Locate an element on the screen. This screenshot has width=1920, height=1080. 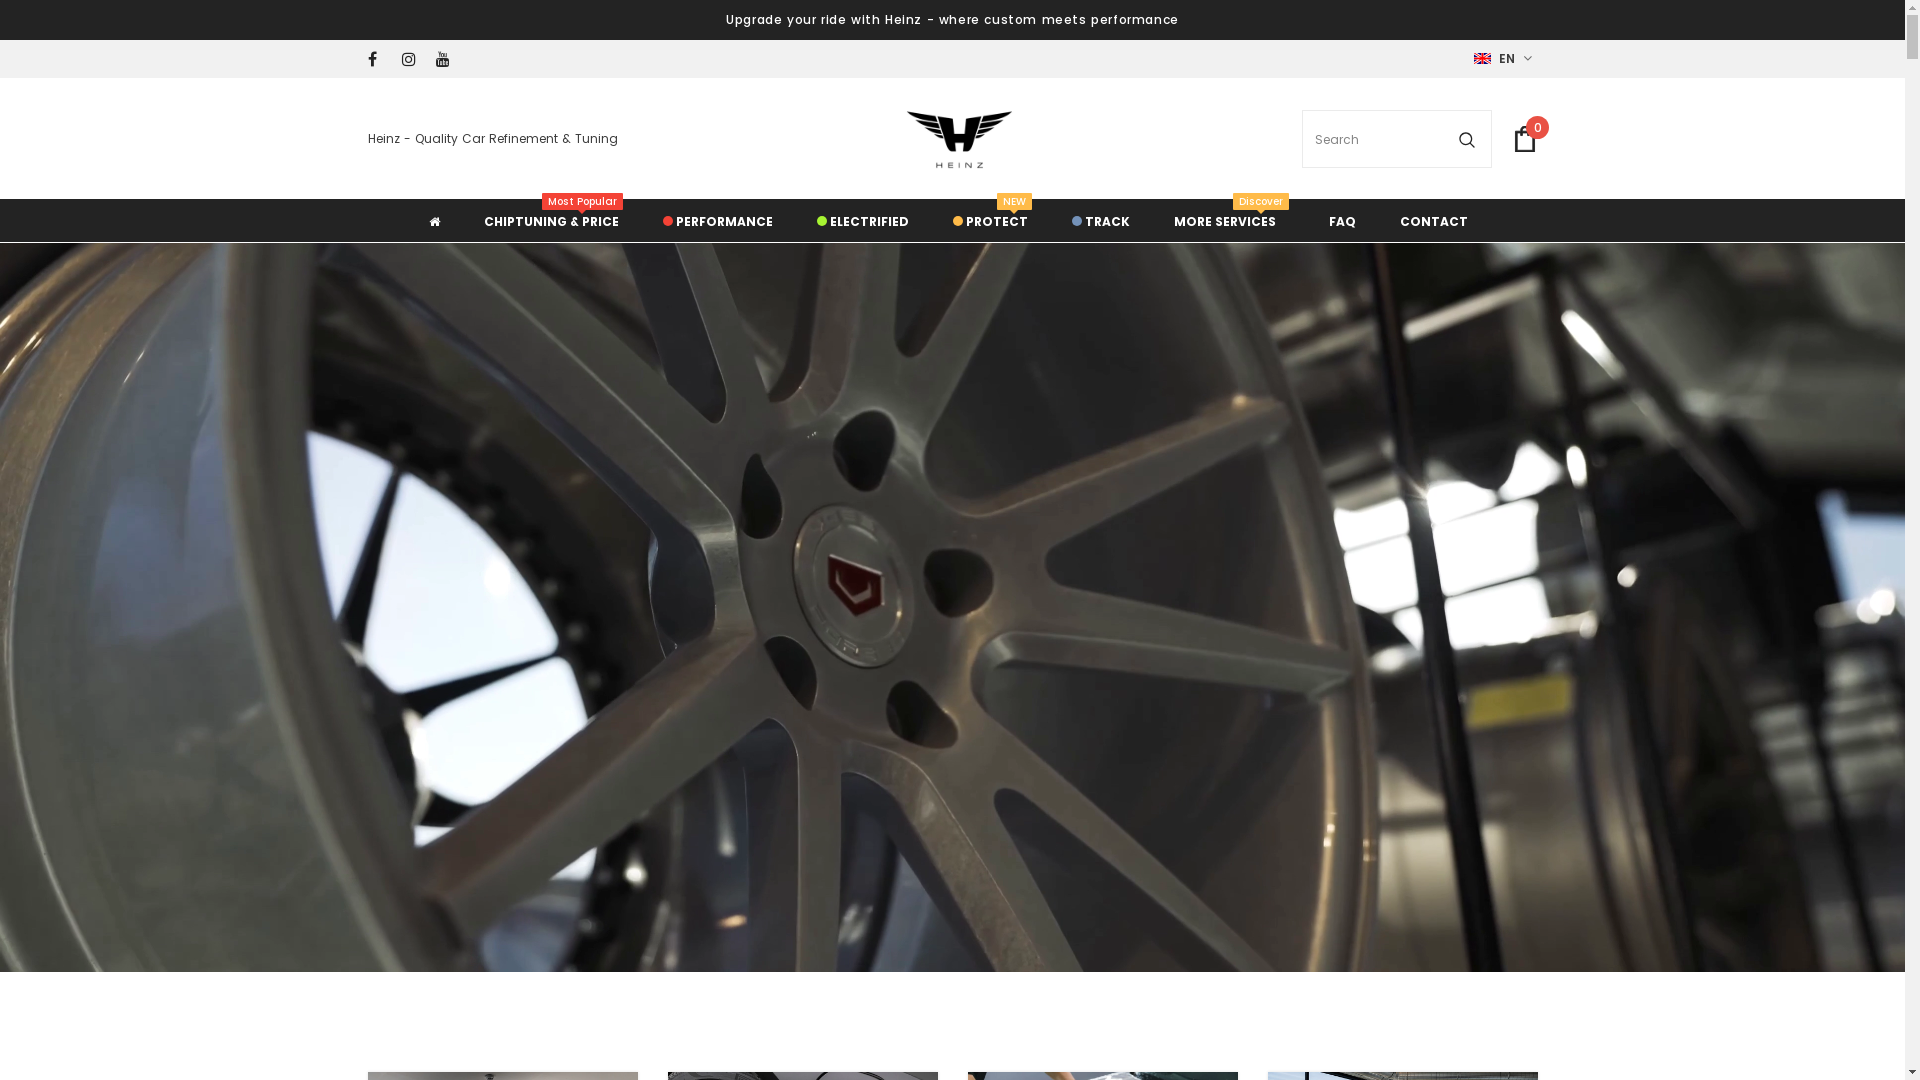
'ELECTRIFIED' is located at coordinates (862, 219).